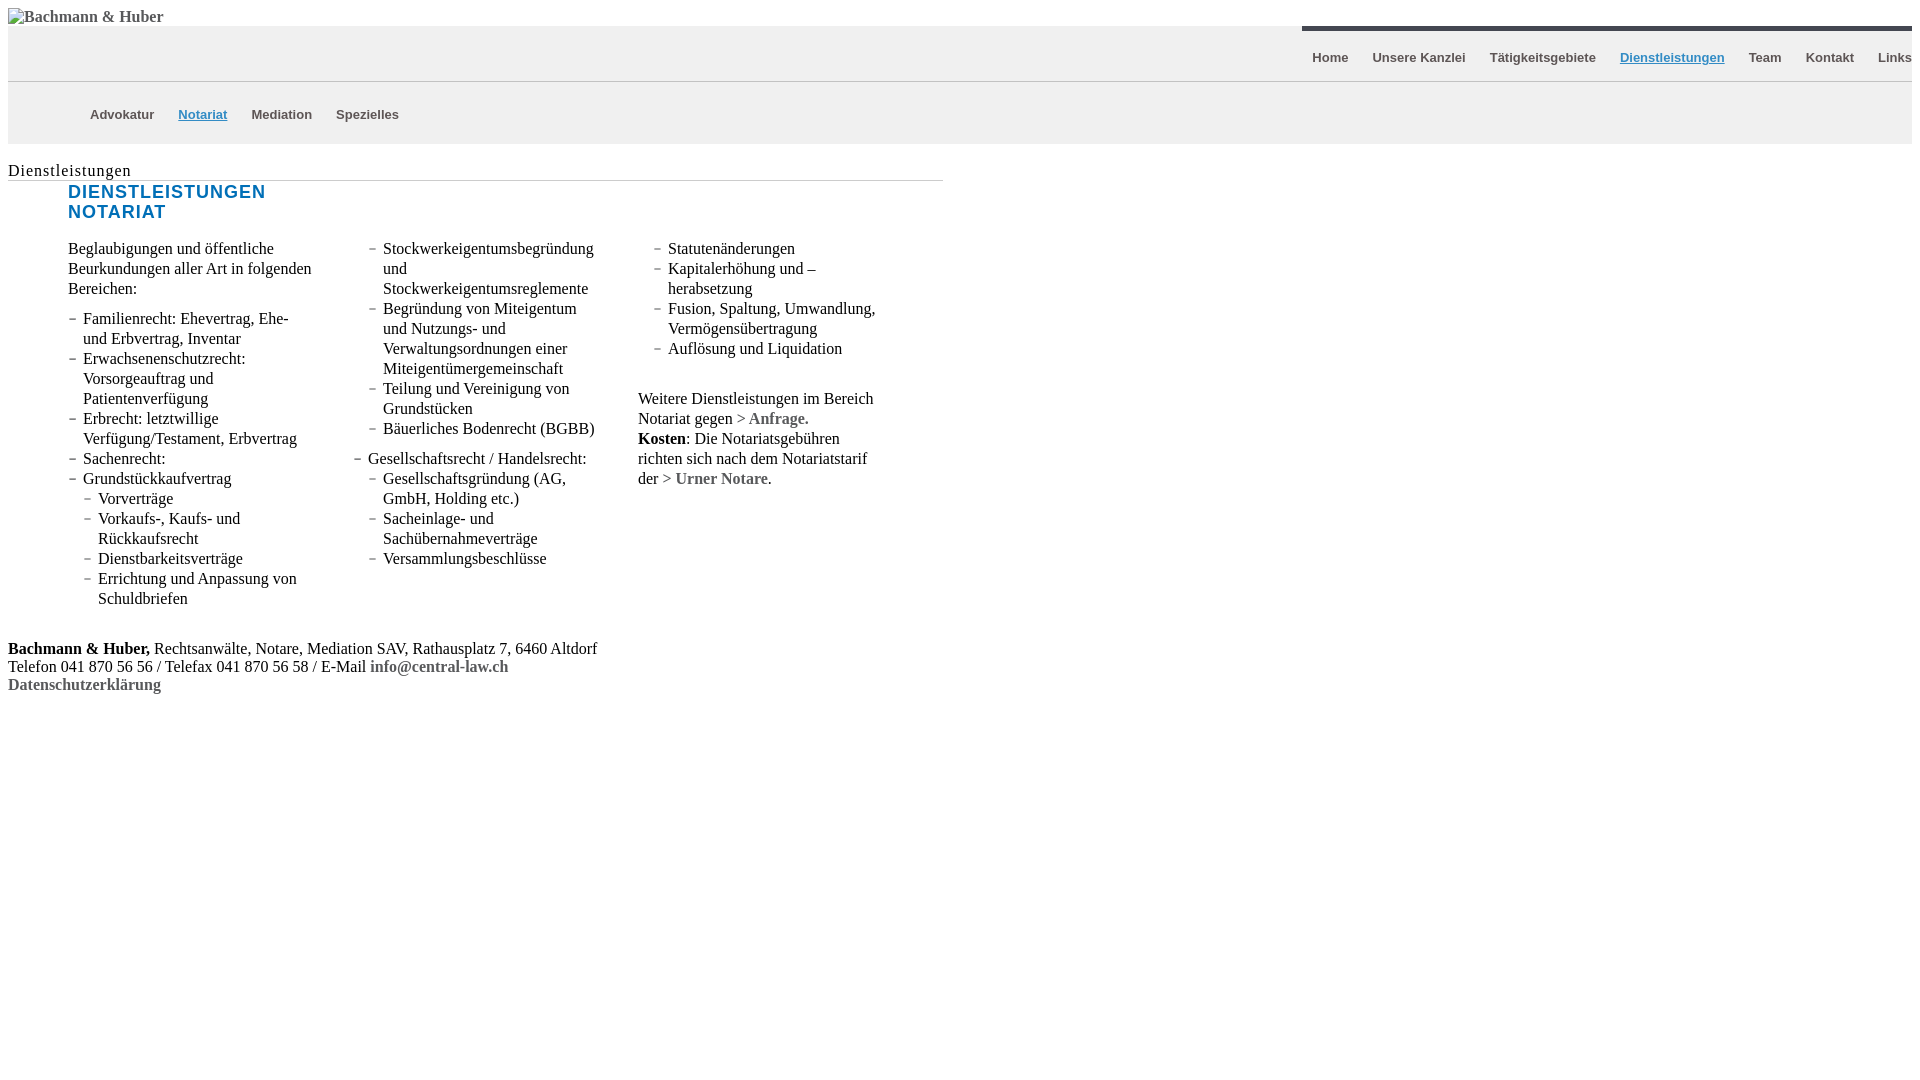 The height and width of the screenshot is (1080, 1920). What do you see at coordinates (85, 16) in the screenshot?
I see `'Bachmann & Huber'` at bounding box center [85, 16].